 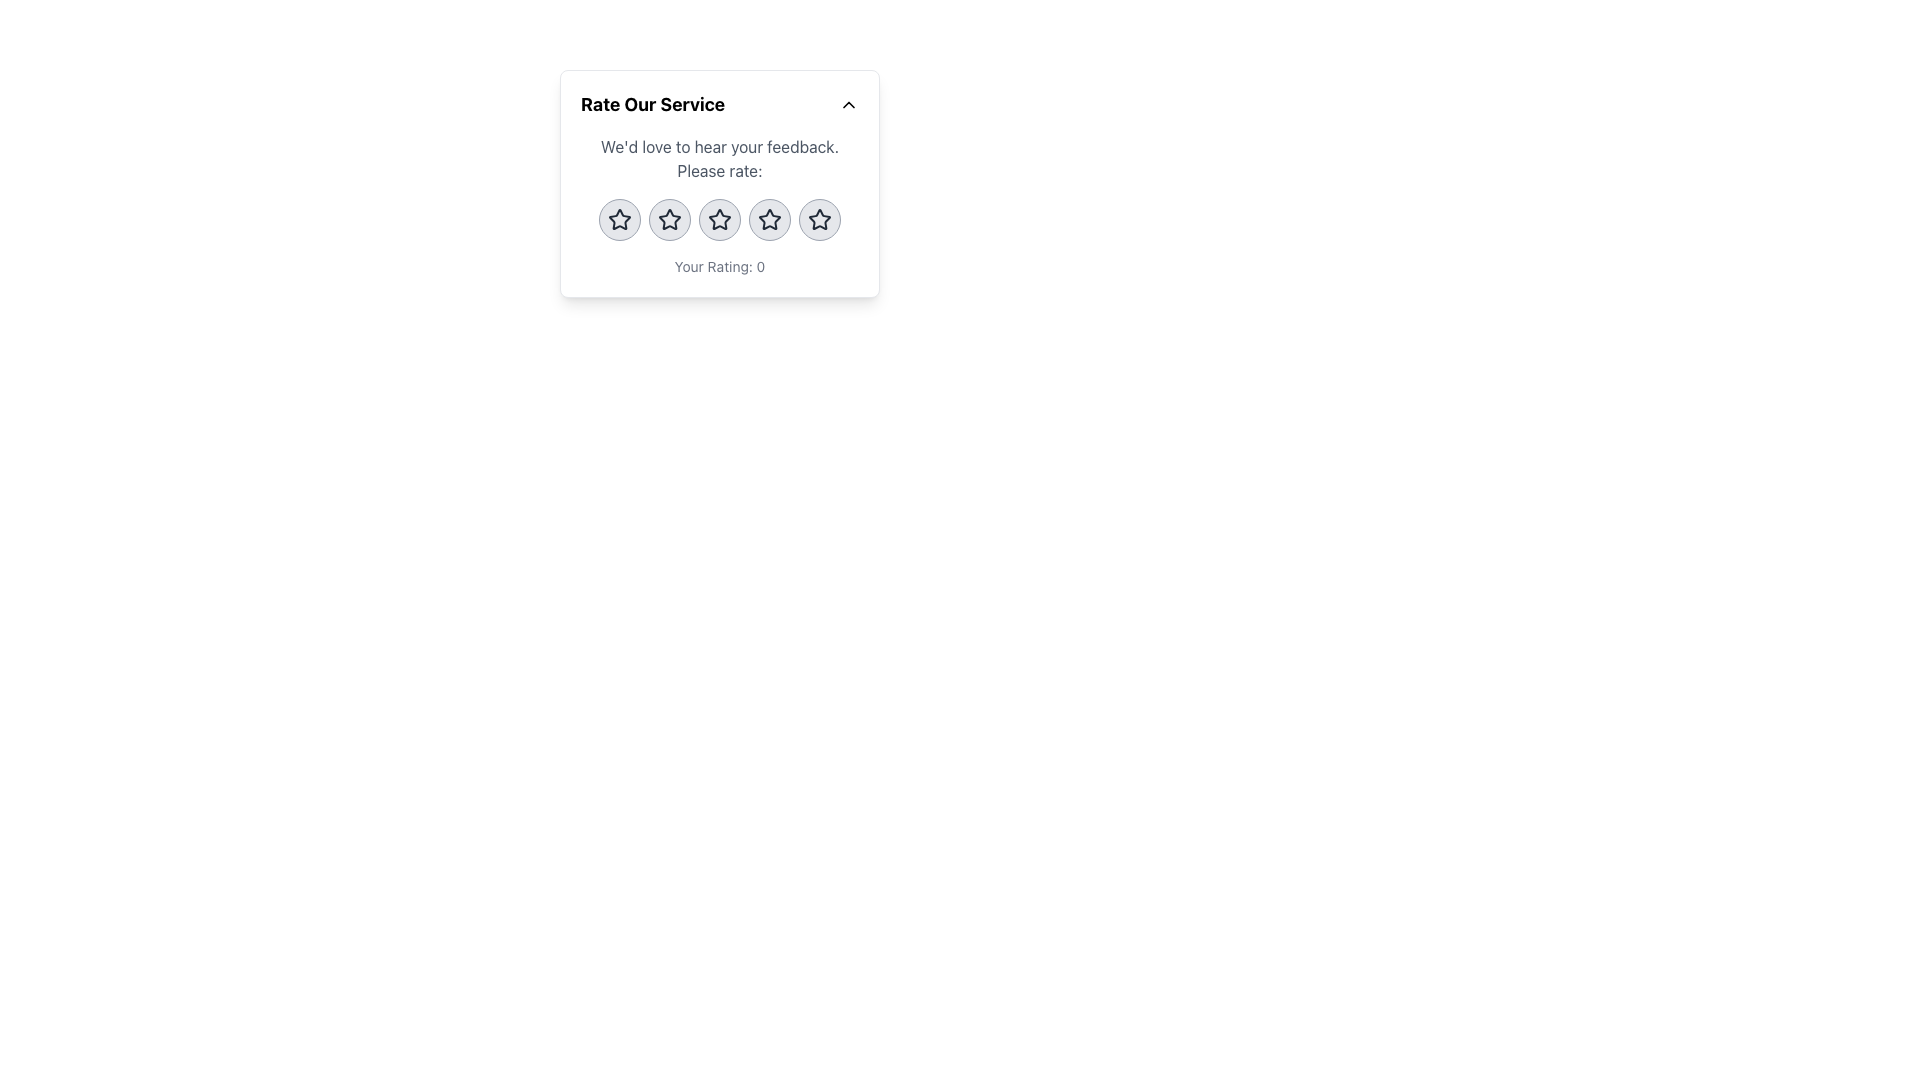 What do you see at coordinates (720, 265) in the screenshot?
I see `the text area displaying 'Your Rating: 0', which is located at the bottom of the feedback section, directly below the rating stars` at bounding box center [720, 265].